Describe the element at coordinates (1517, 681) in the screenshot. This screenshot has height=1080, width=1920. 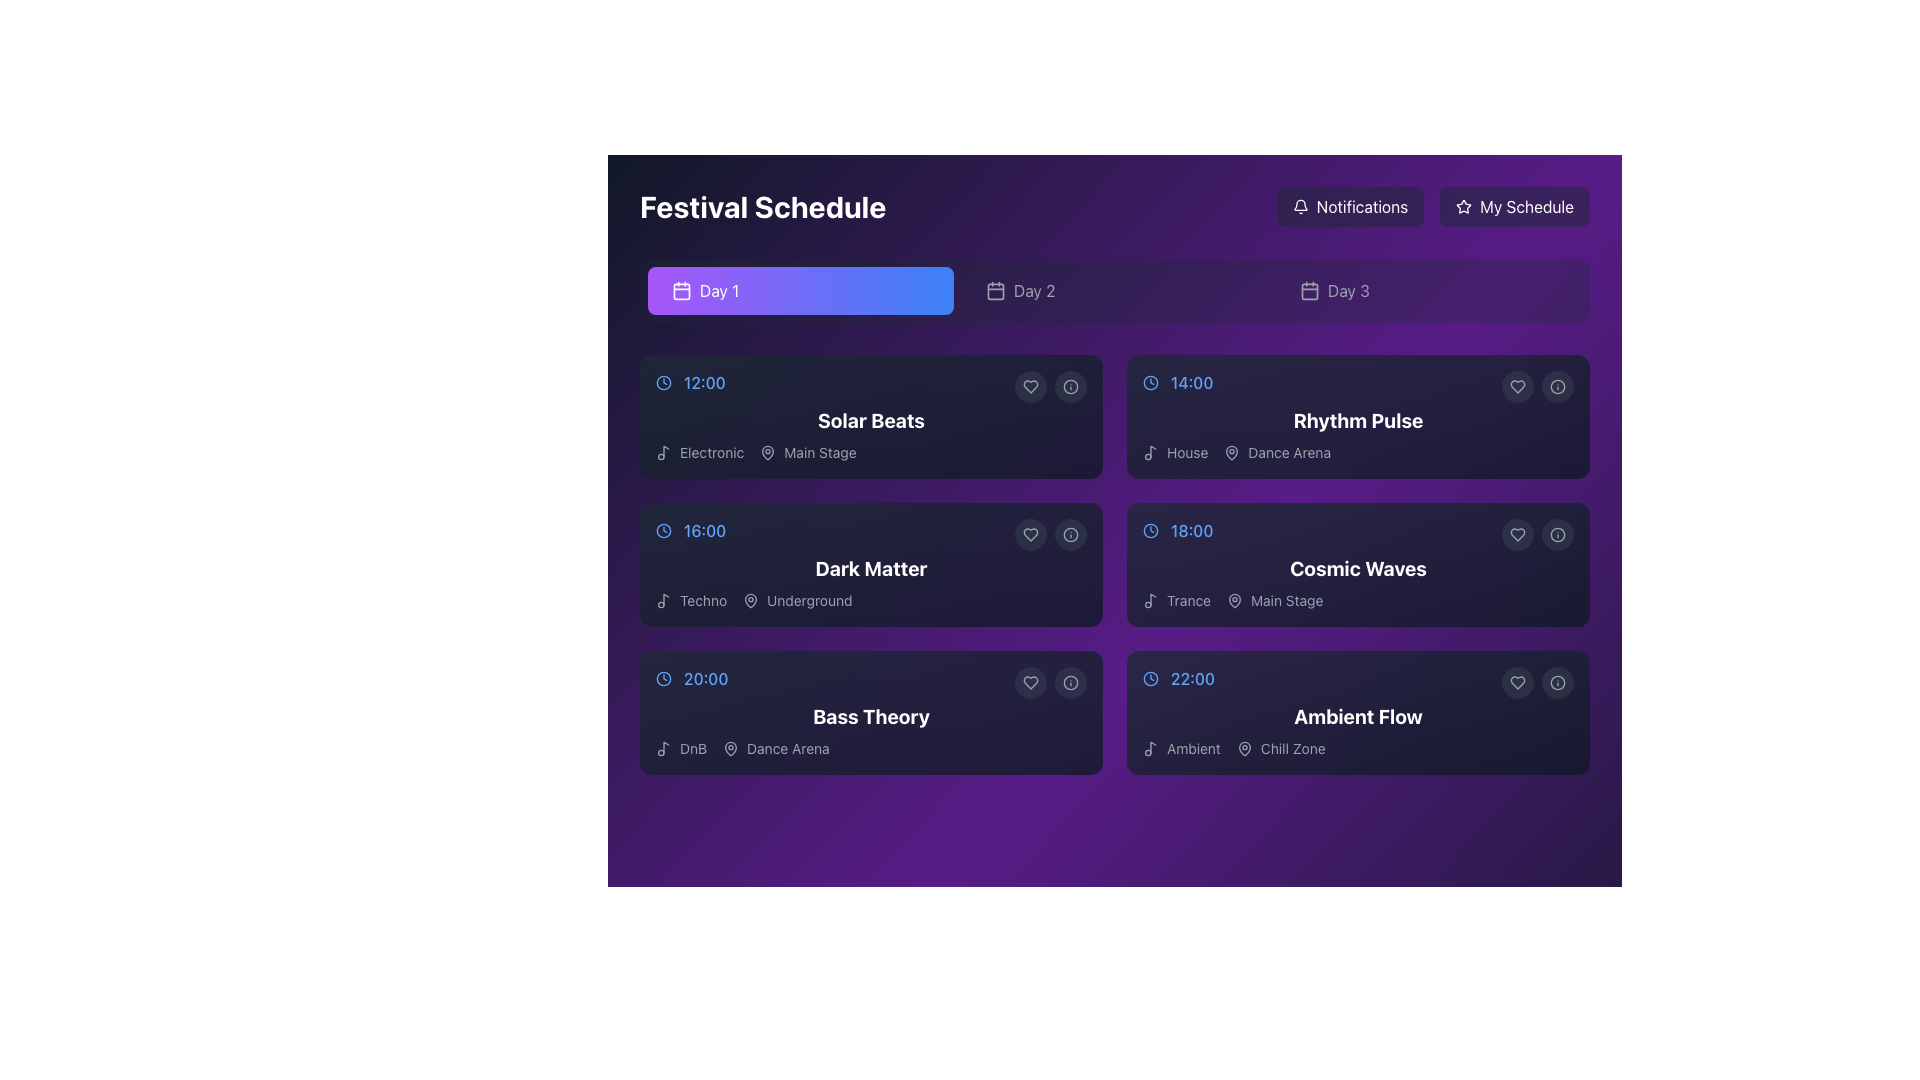
I see `the heart icon located at the bottom-right corner of the 'Ambient Flow' event card to mark the event as a favorite` at that location.